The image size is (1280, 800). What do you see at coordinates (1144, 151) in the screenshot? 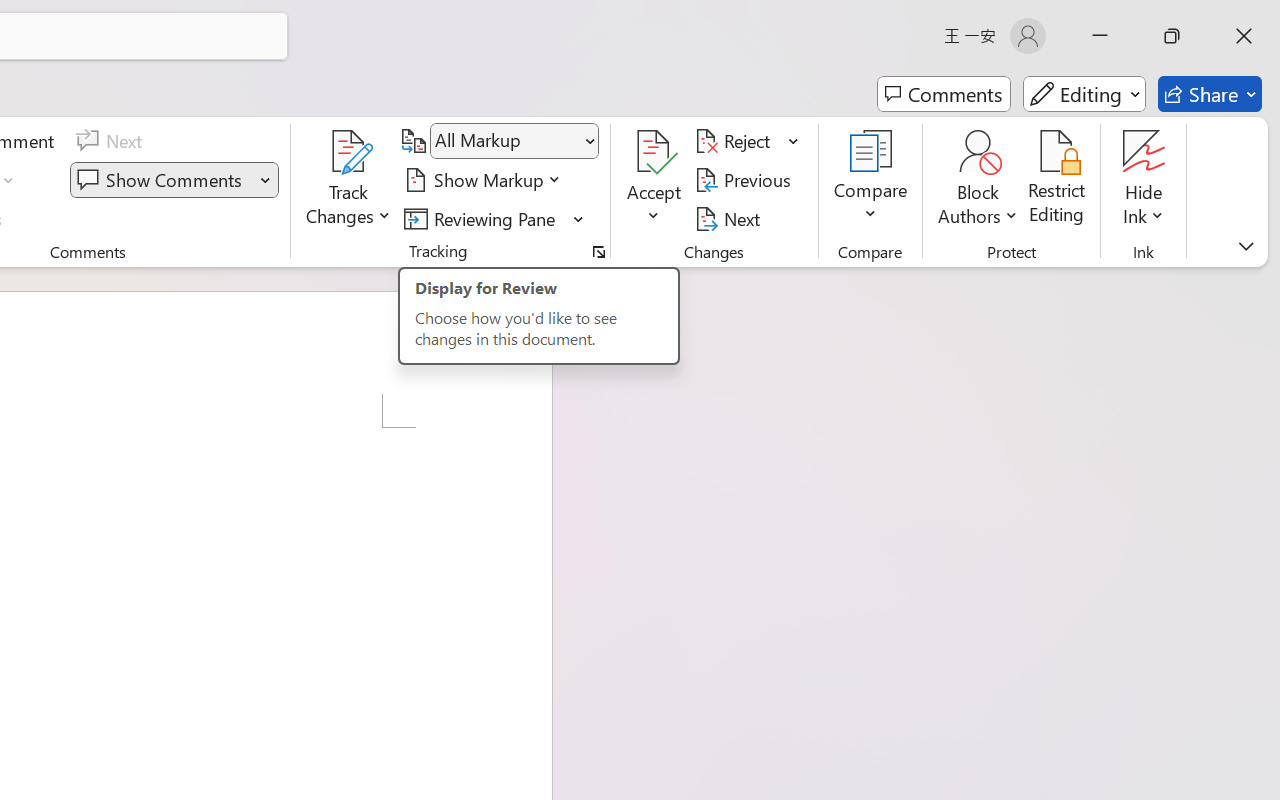
I see `'Hide Ink'` at bounding box center [1144, 151].